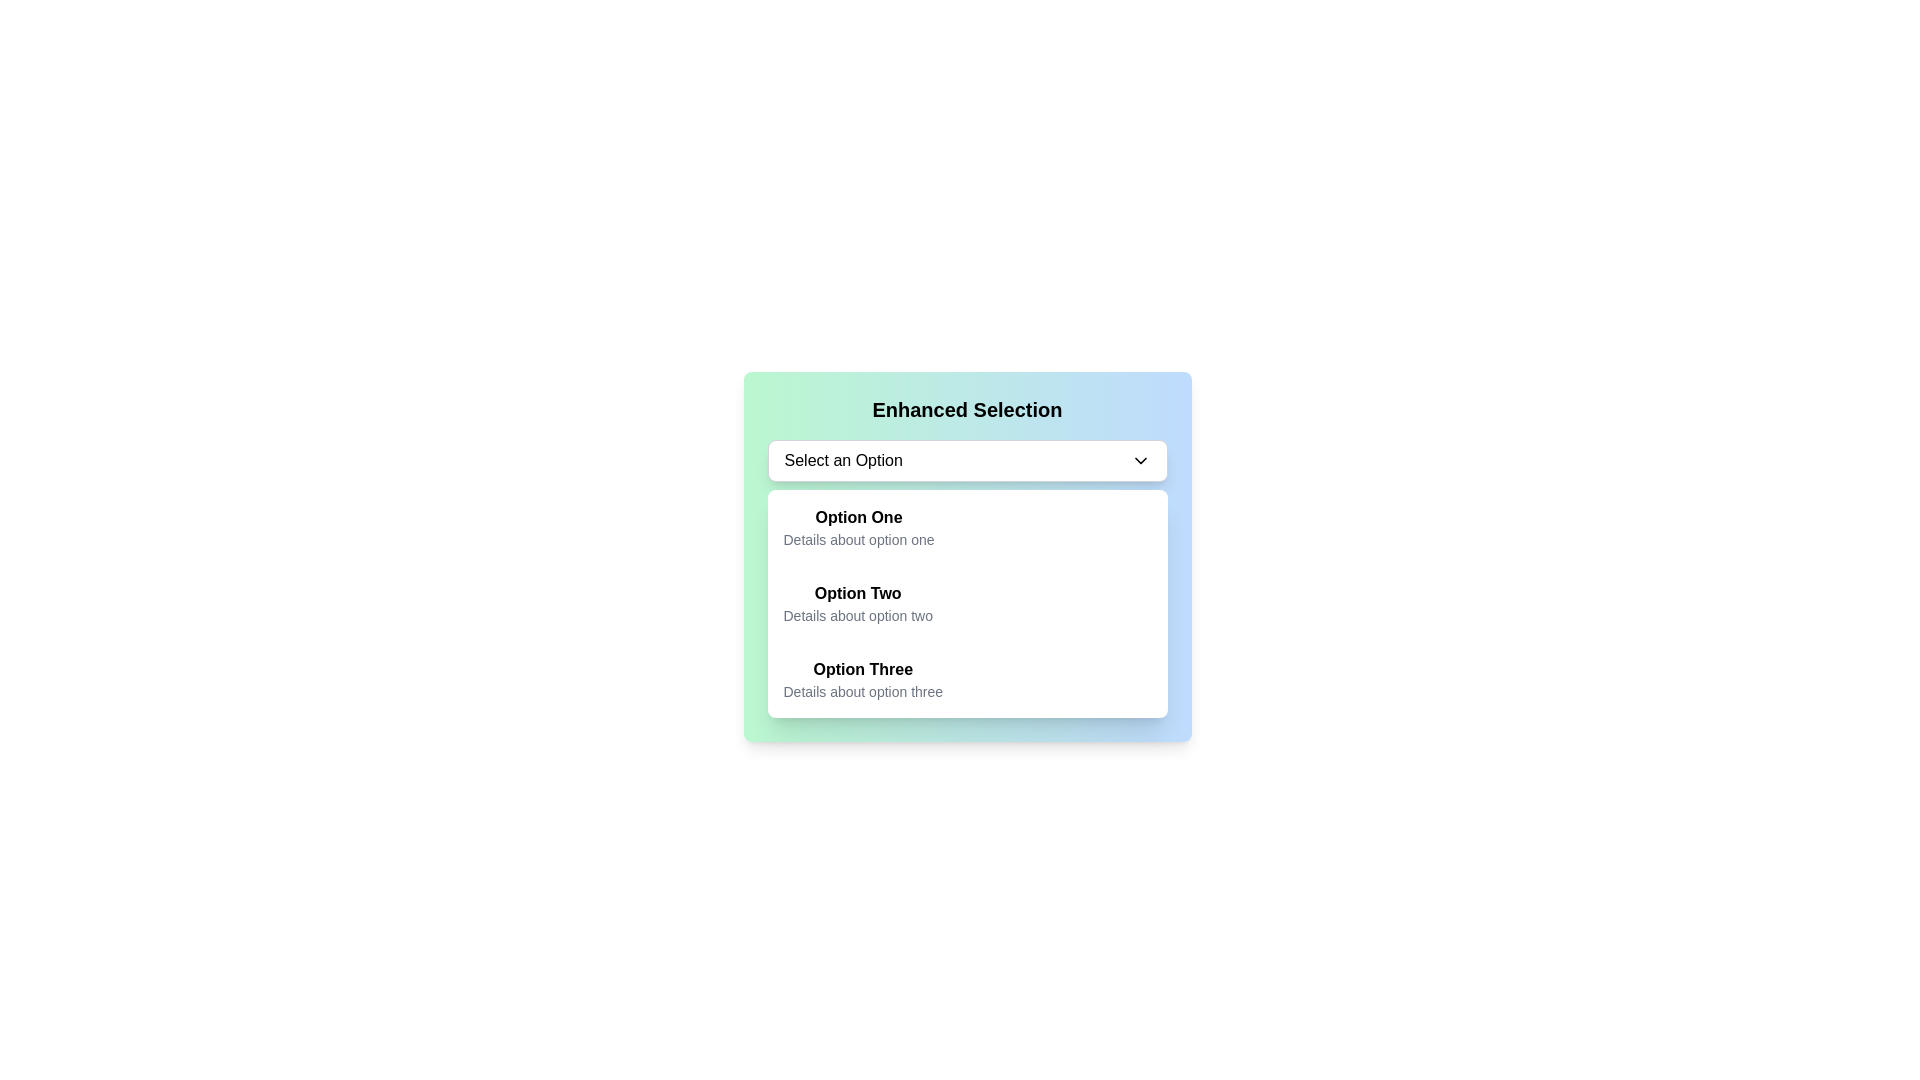 The image size is (1920, 1080). Describe the element at coordinates (967, 603) in the screenshot. I see `the second selectable option in the dropdown list` at that location.